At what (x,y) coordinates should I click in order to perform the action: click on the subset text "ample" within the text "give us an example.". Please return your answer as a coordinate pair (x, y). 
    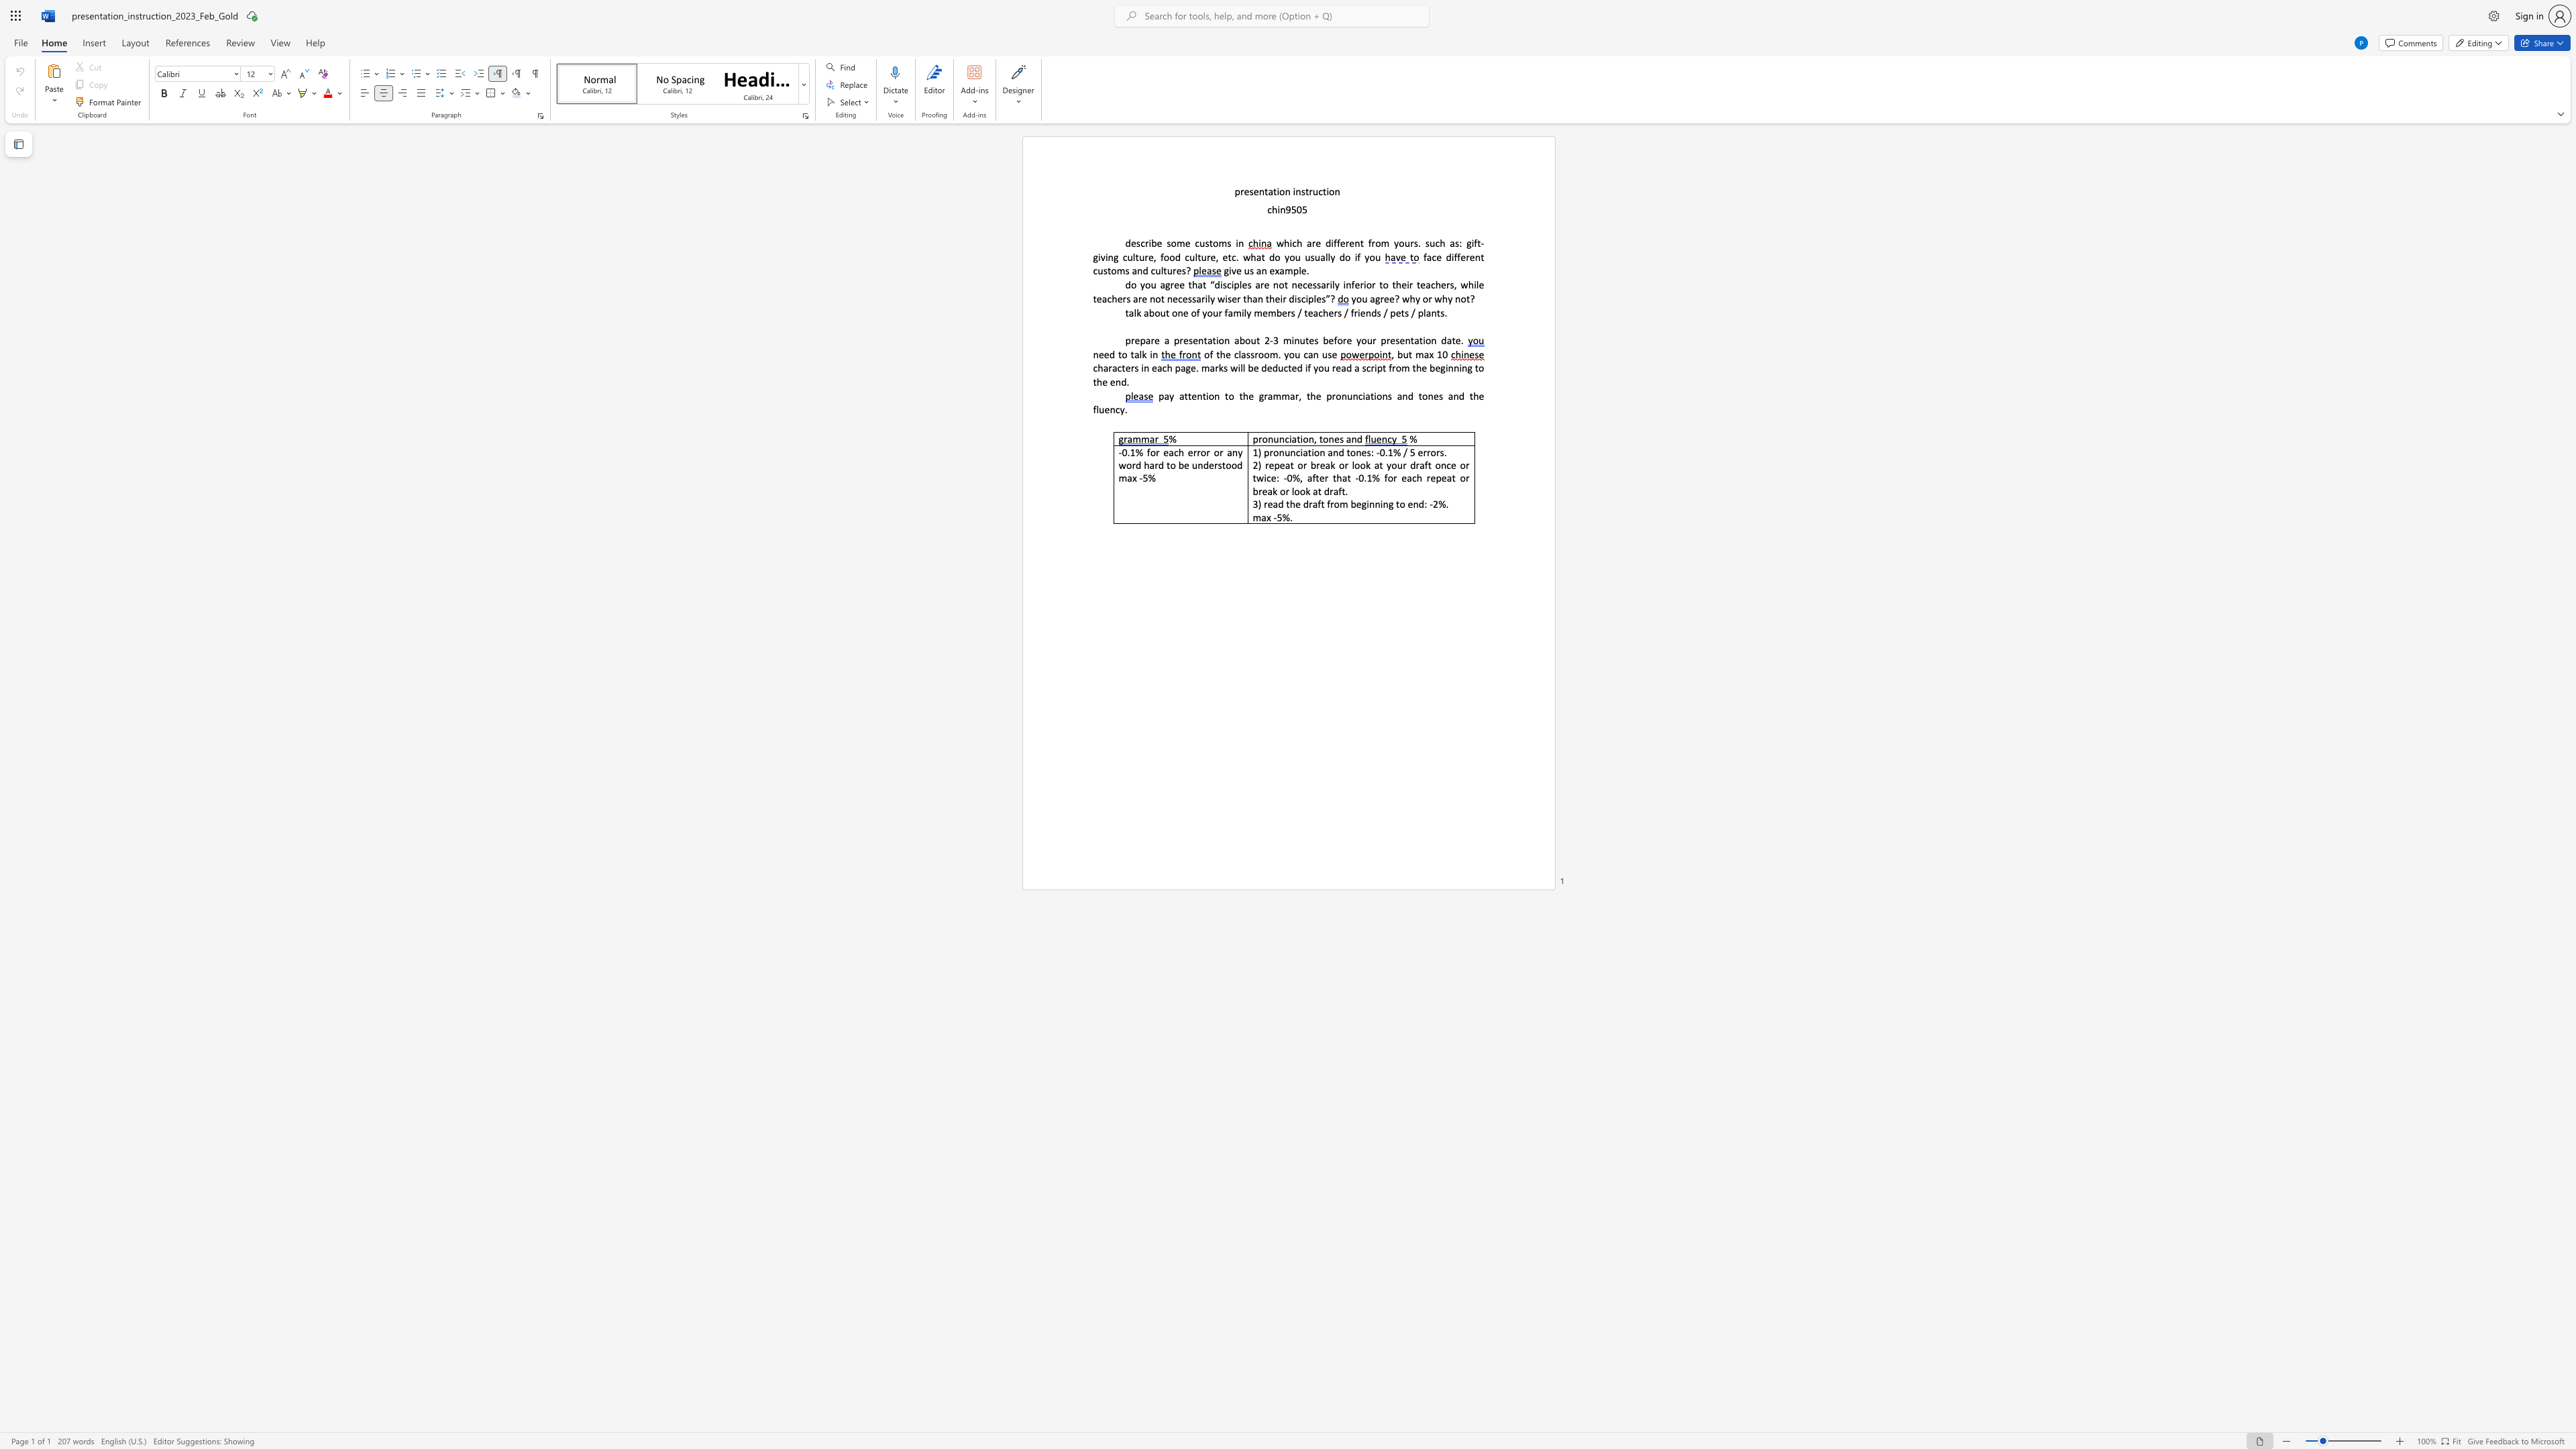
    Looking at the image, I should click on (1279, 270).